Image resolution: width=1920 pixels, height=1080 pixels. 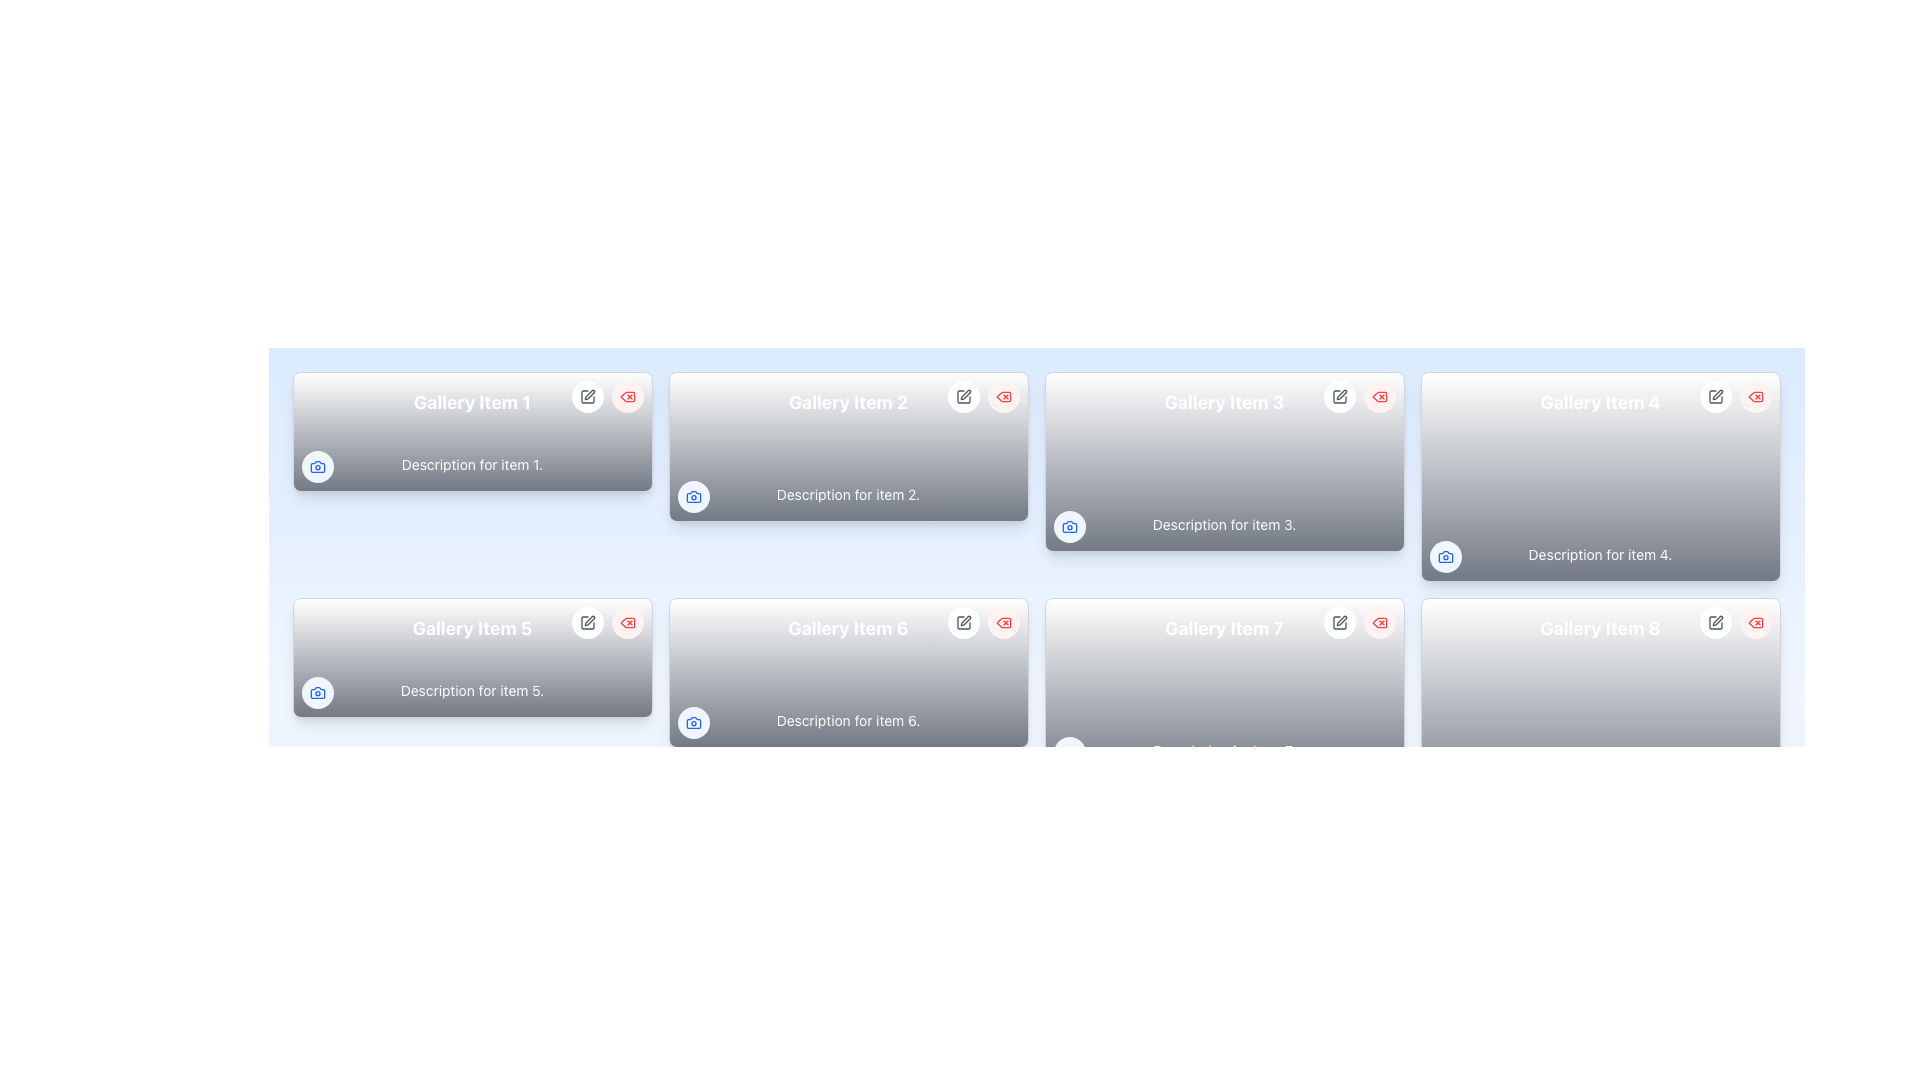 I want to click on the editing button for 'Gallery Item 7' located in the upper-right corner of its card, so click(x=1339, y=622).